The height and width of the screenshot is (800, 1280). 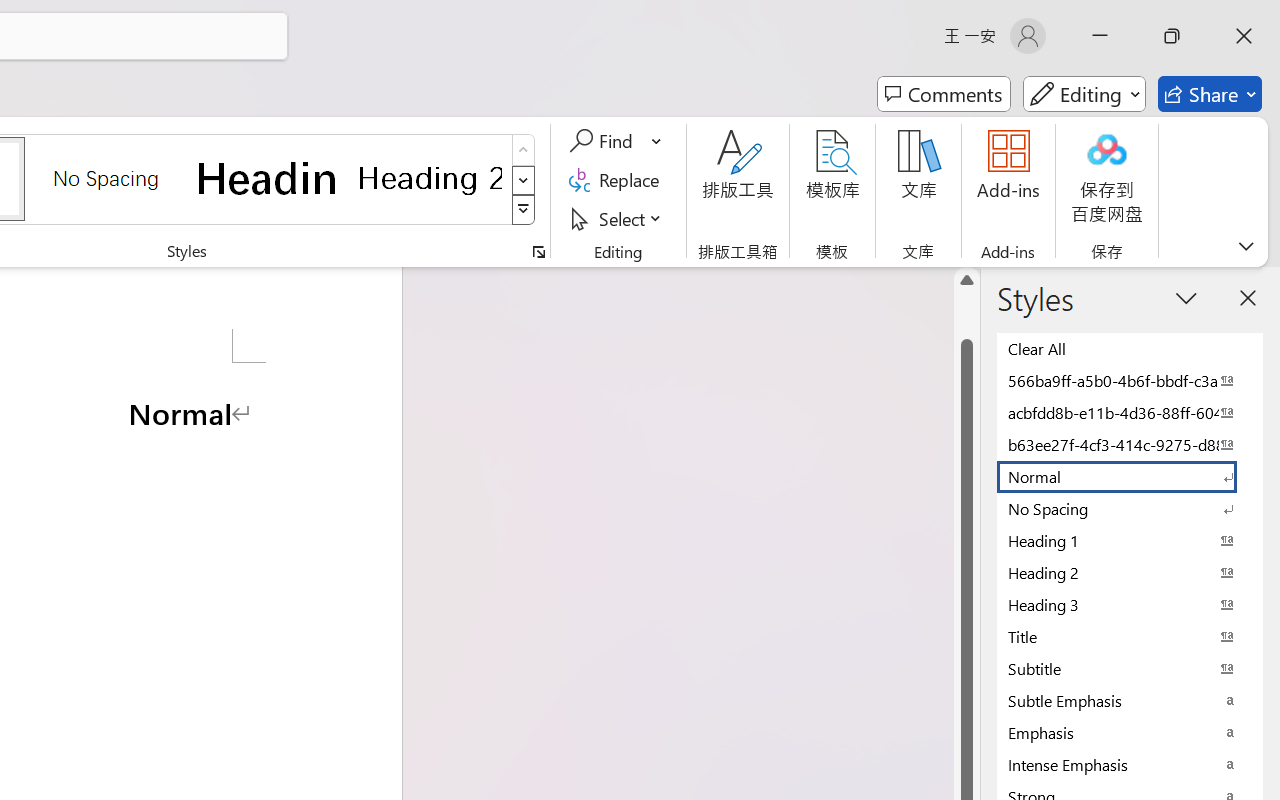 What do you see at coordinates (1130, 635) in the screenshot?
I see `'Title'` at bounding box center [1130, 635].